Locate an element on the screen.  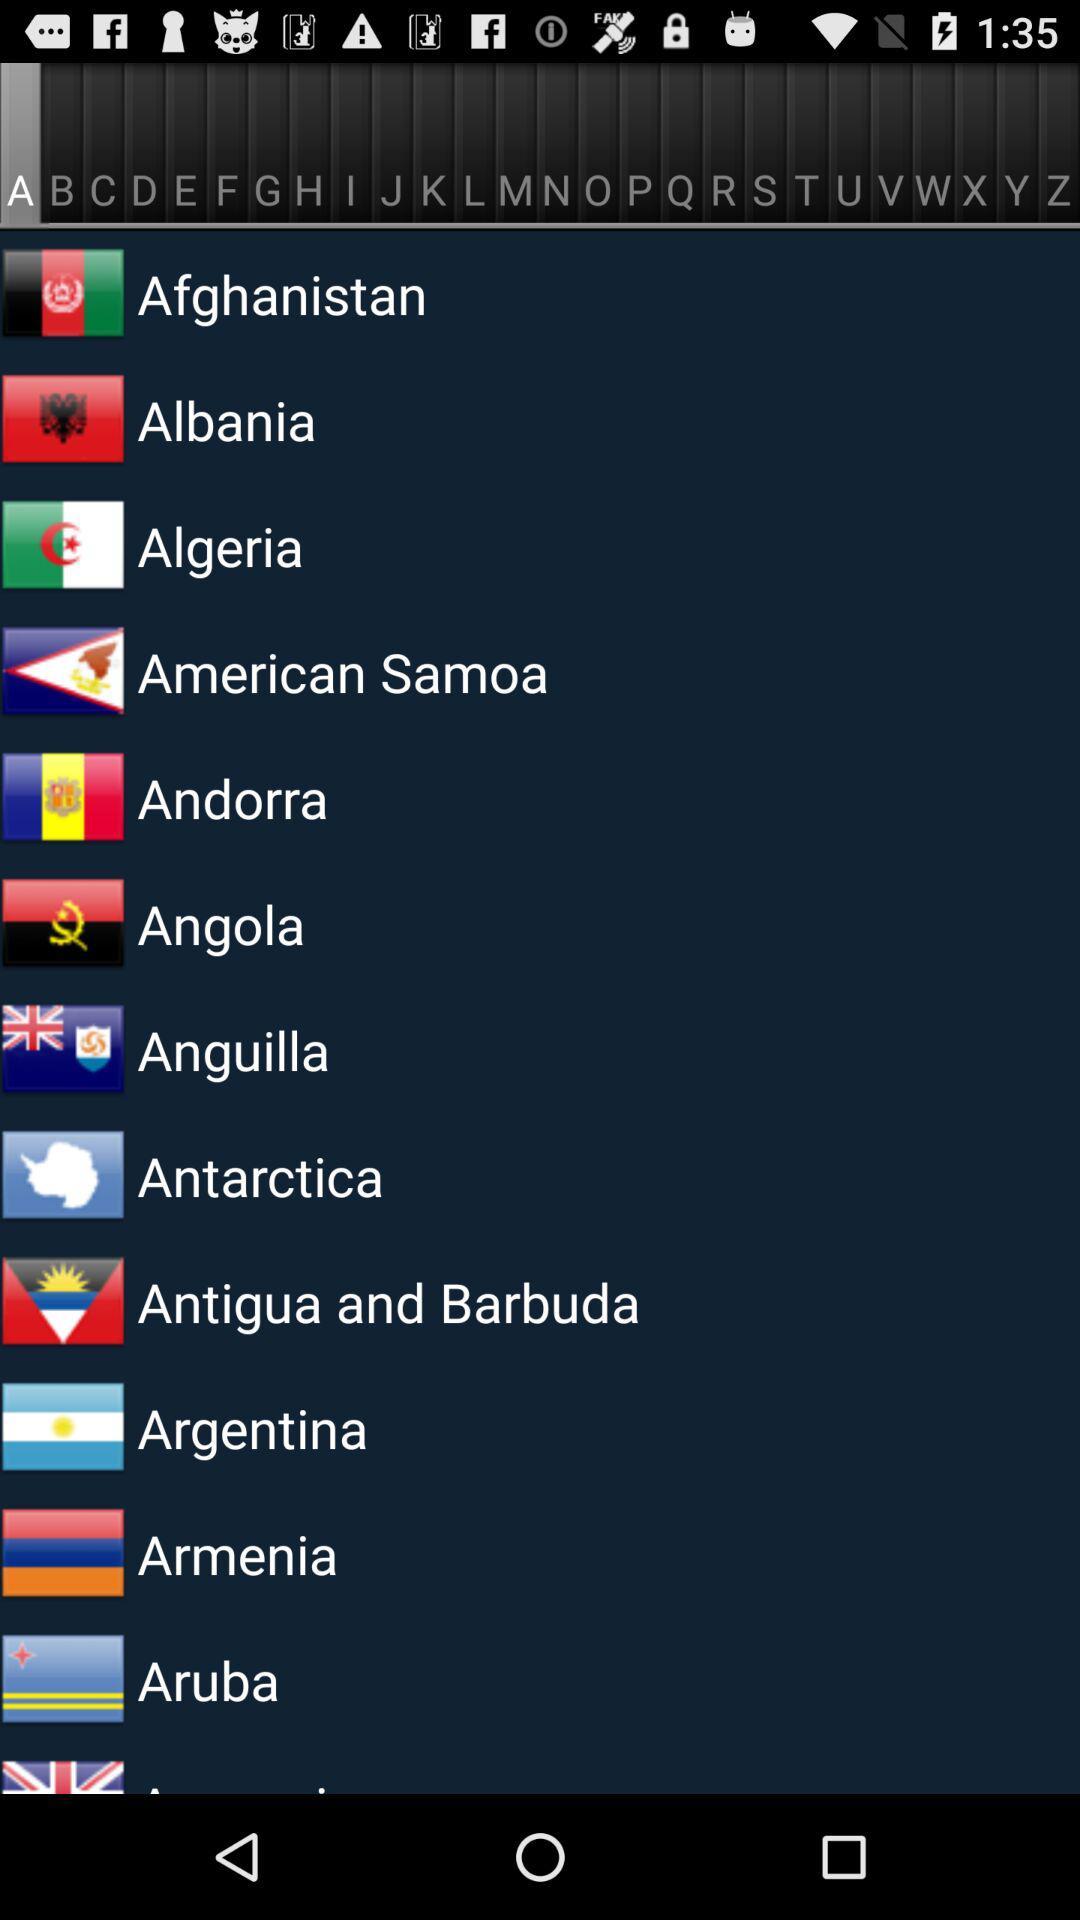
the national_flag icon is located at coordinates (61, 1663).